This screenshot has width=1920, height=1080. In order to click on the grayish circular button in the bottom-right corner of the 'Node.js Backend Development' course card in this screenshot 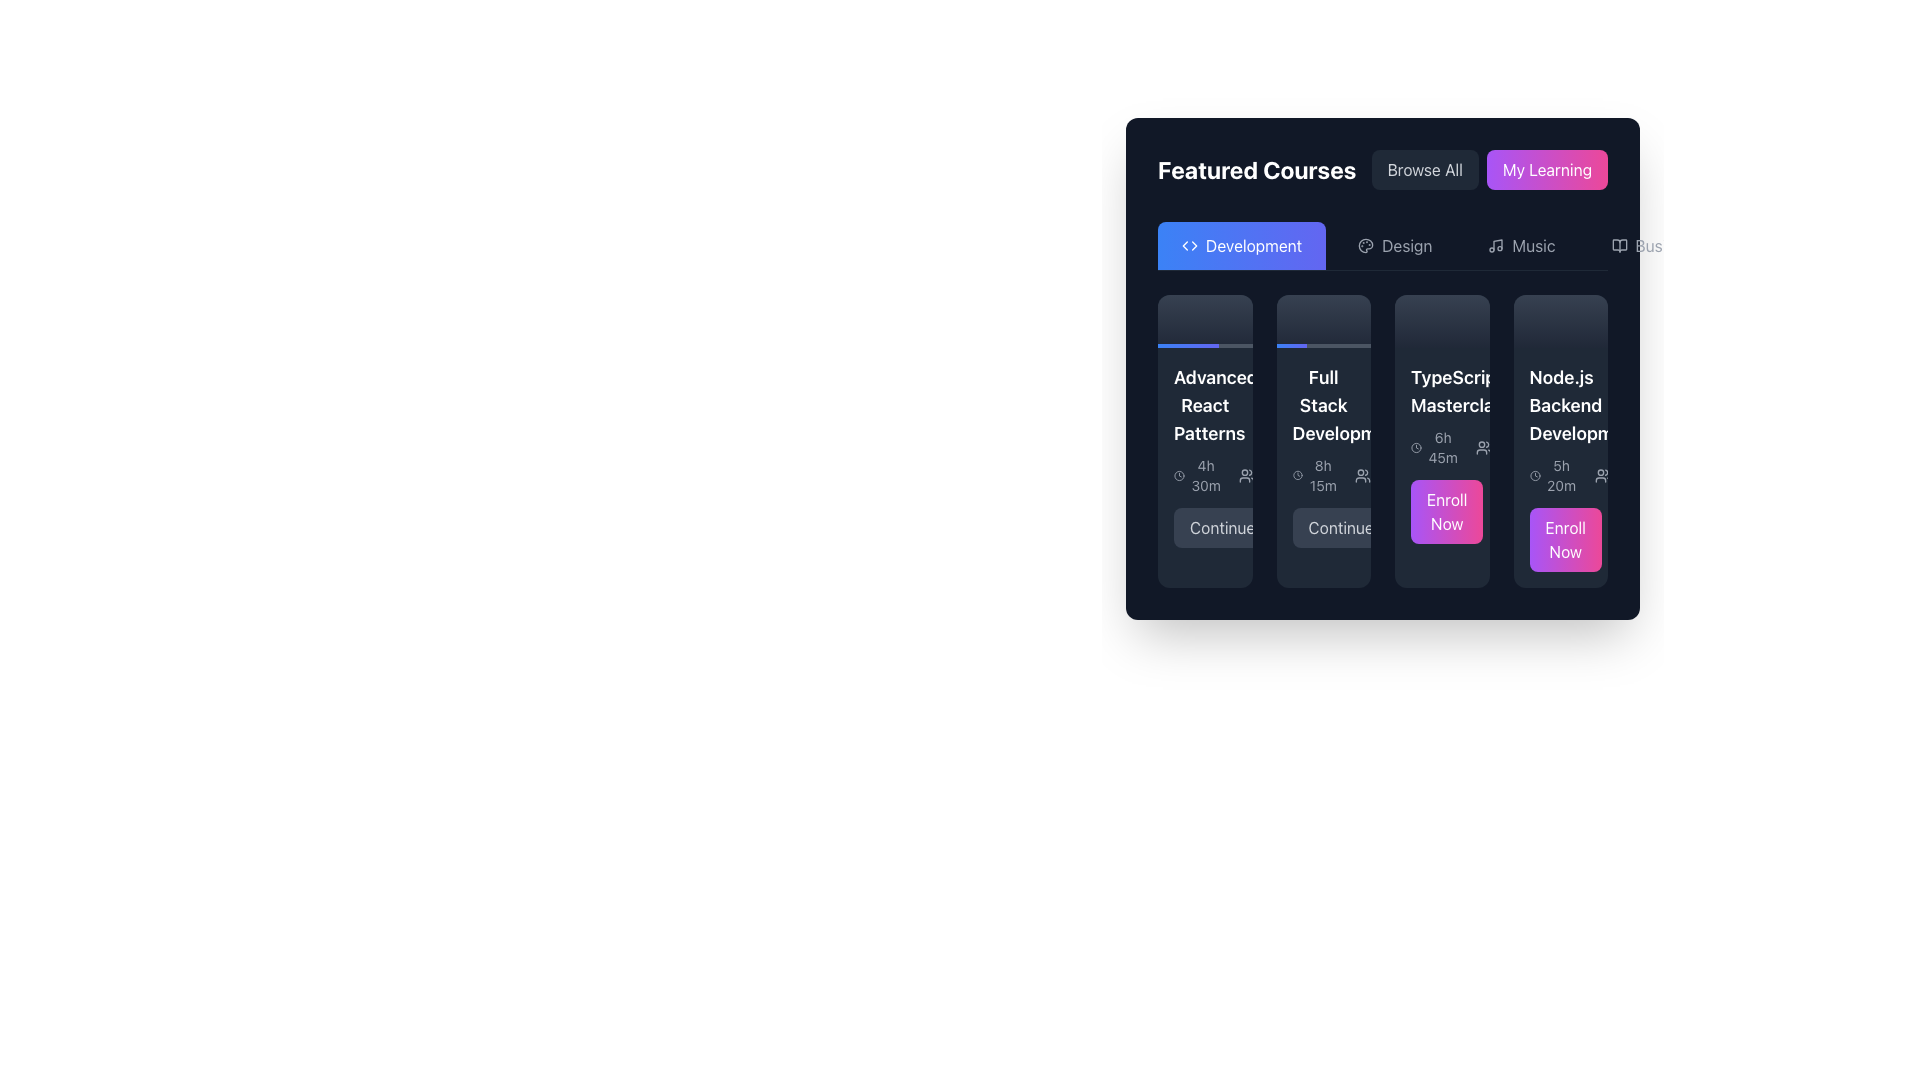, I will do `click(1619, 540)`.